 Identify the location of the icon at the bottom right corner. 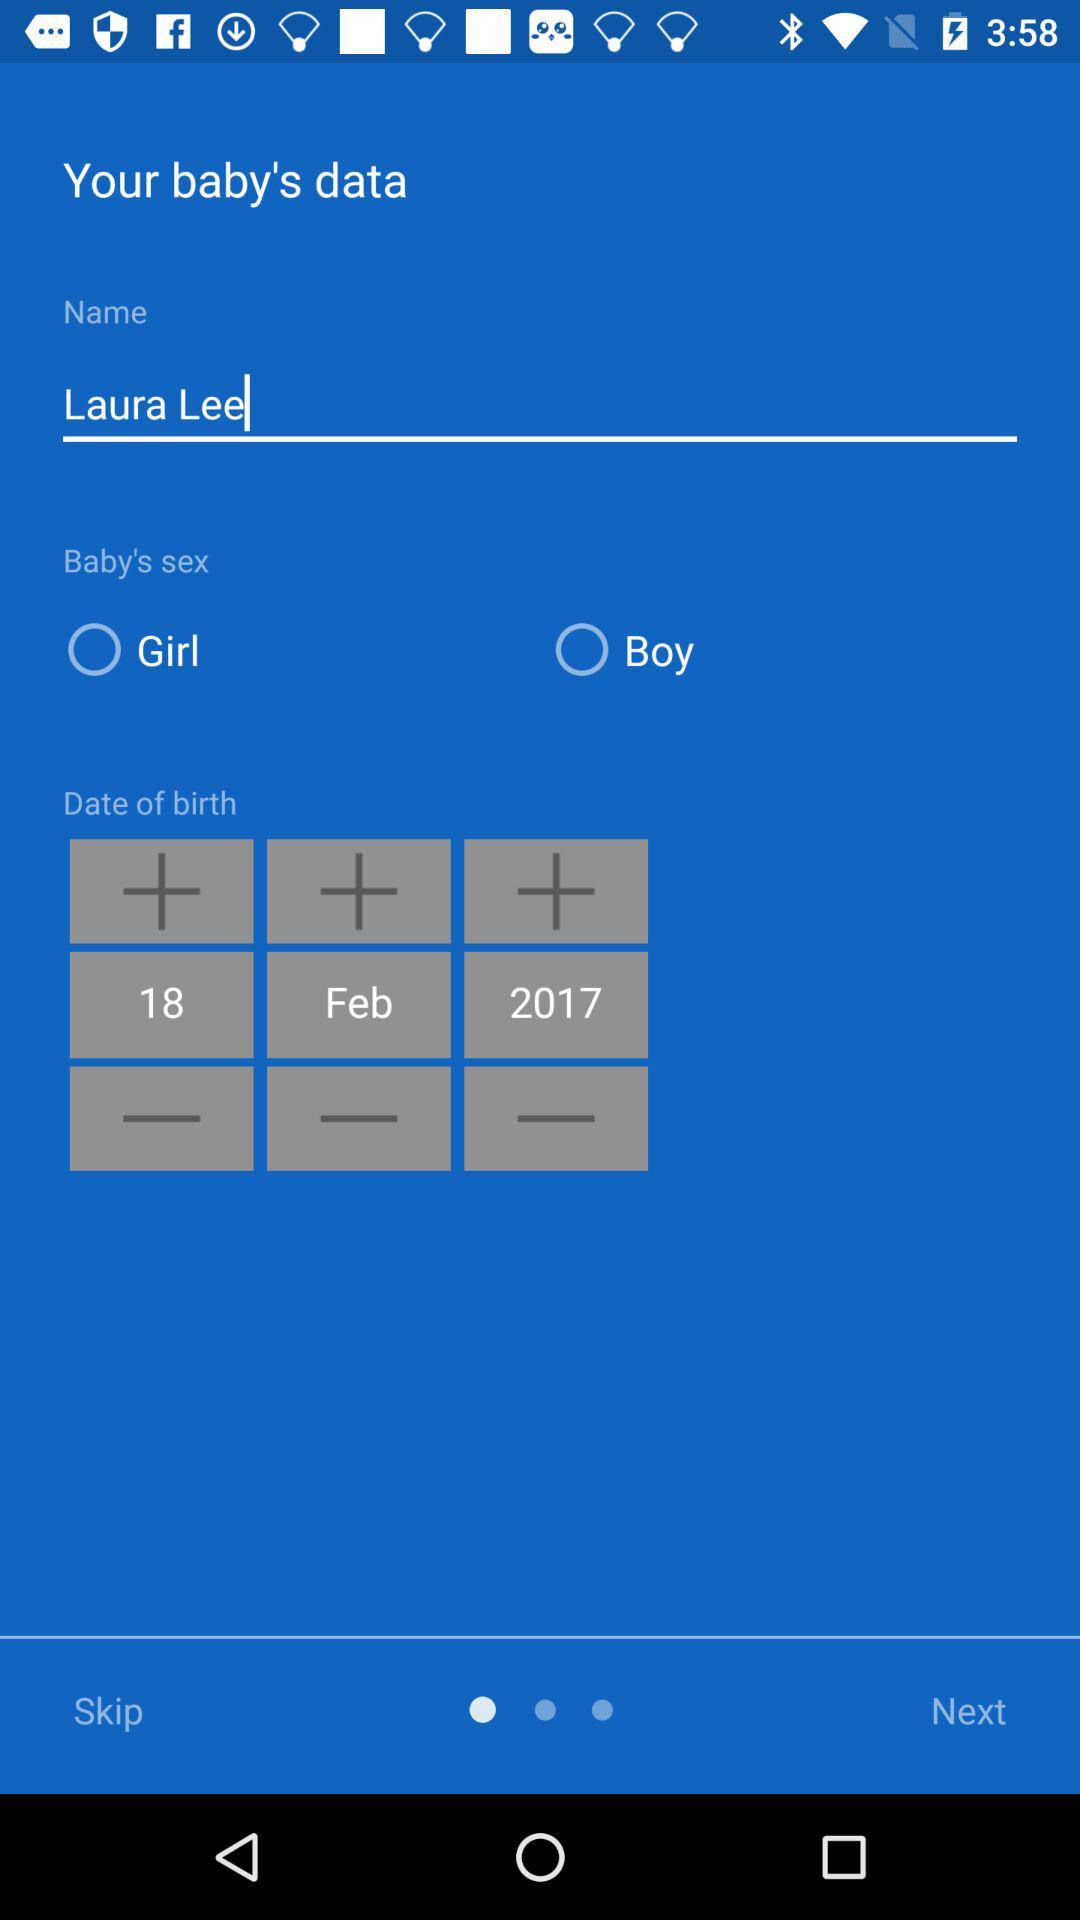
(943, 1708).